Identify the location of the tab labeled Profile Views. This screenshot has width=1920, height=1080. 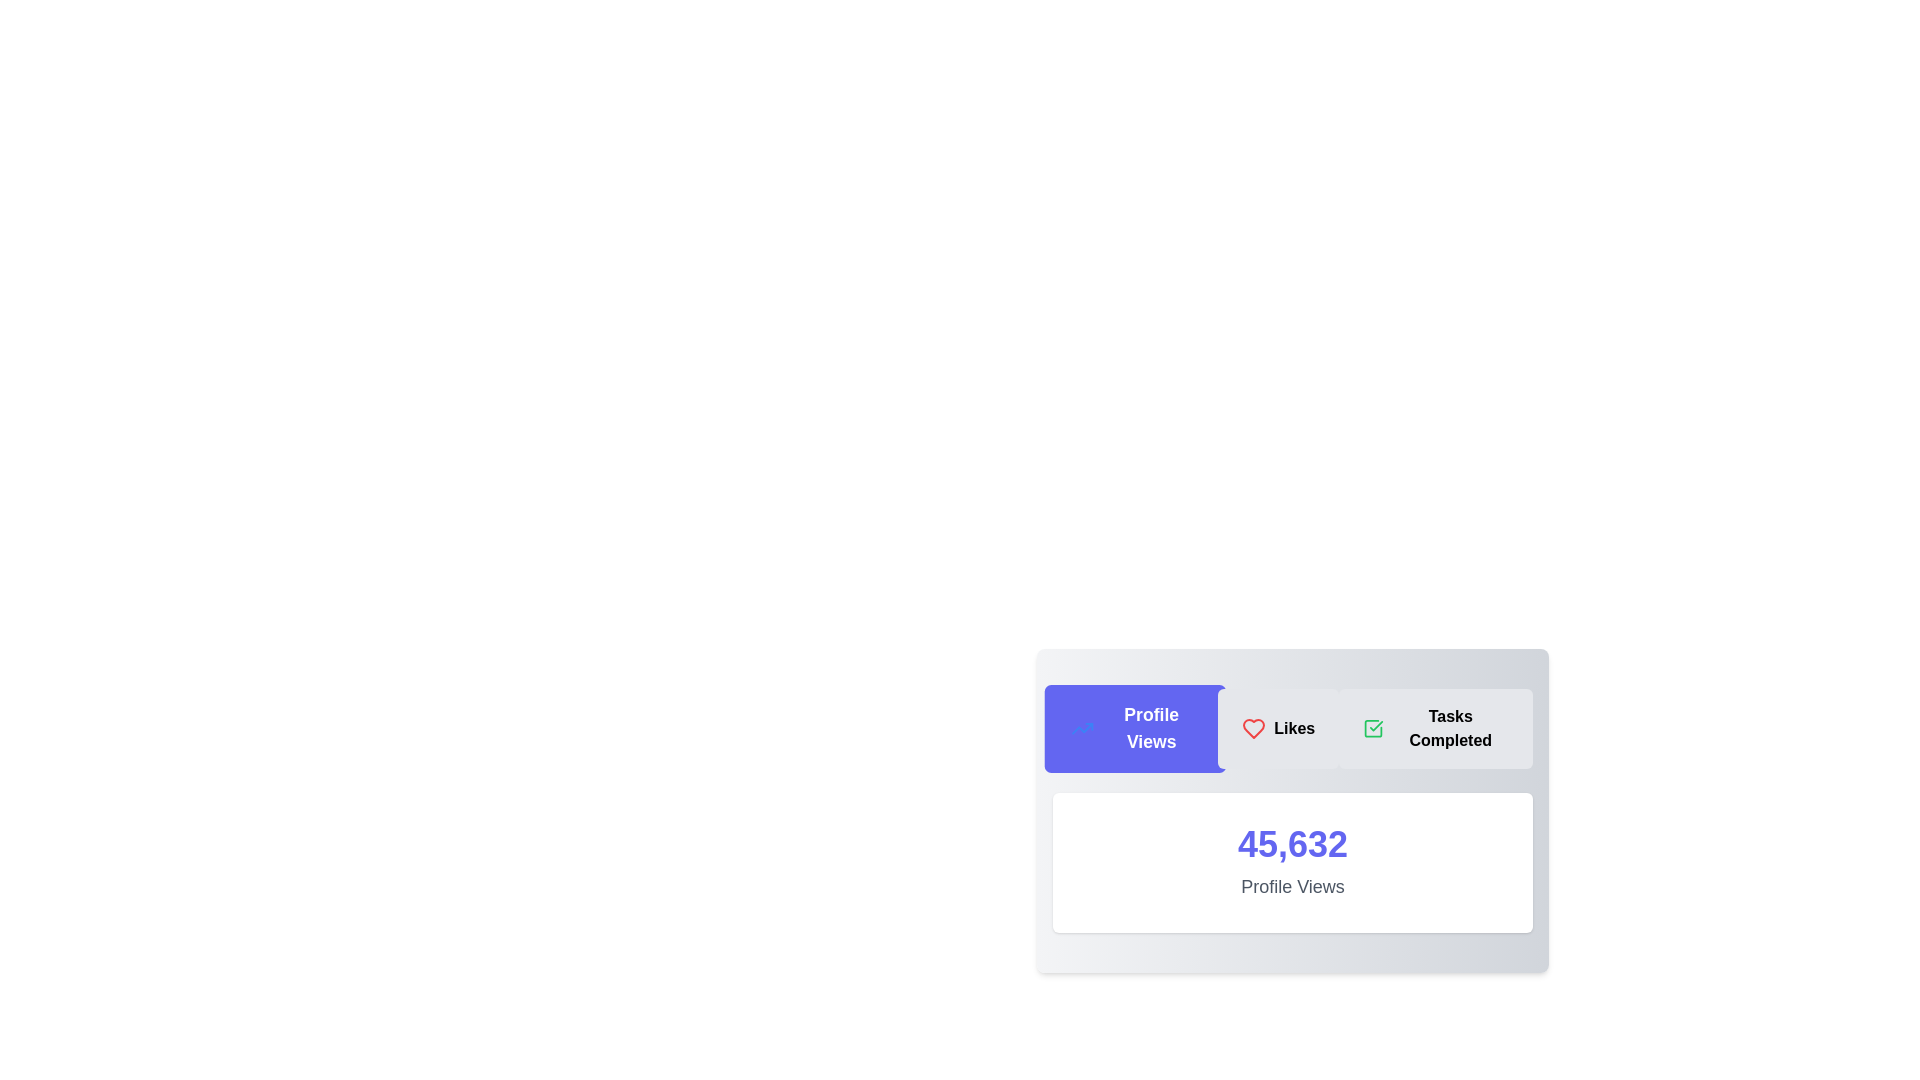
(1135, 729).